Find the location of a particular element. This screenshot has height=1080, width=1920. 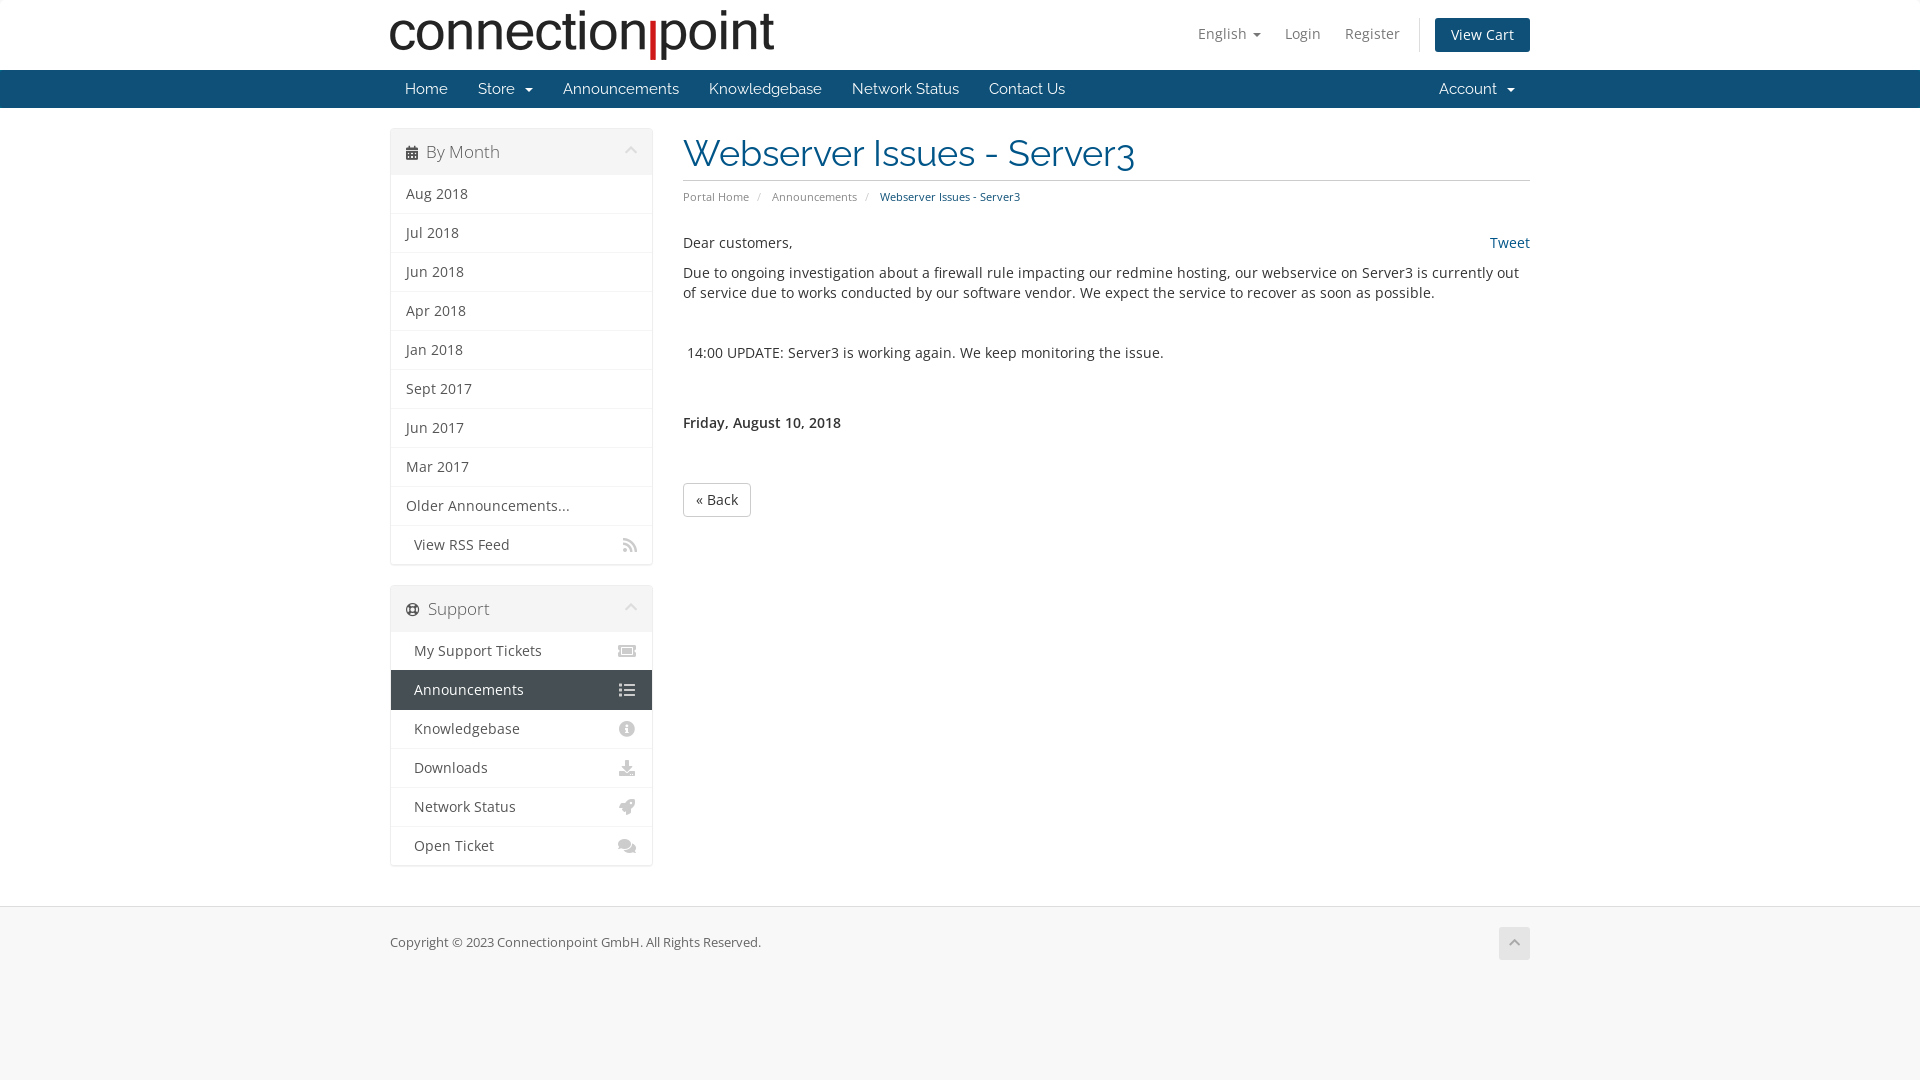

'Tweet' is located at coordinates (1510, 241).